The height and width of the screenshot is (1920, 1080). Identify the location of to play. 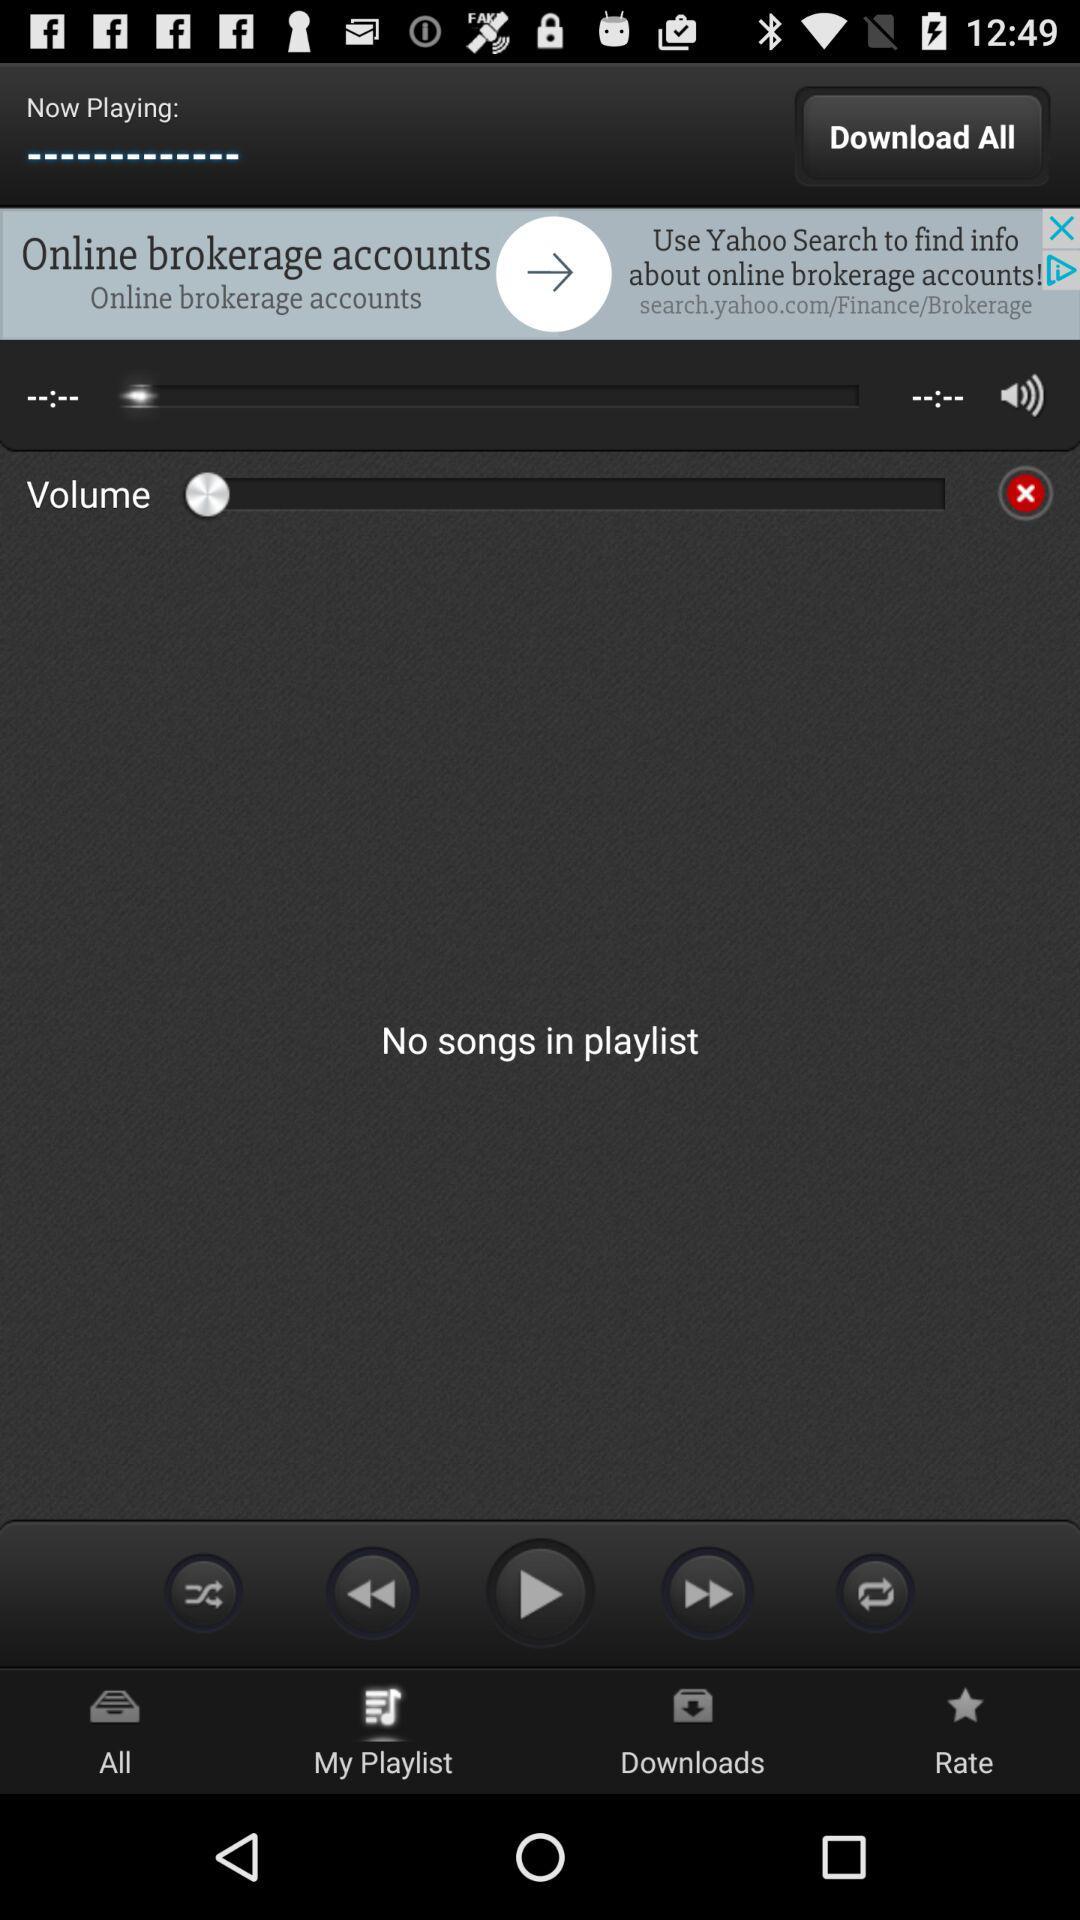
(540, 1591).